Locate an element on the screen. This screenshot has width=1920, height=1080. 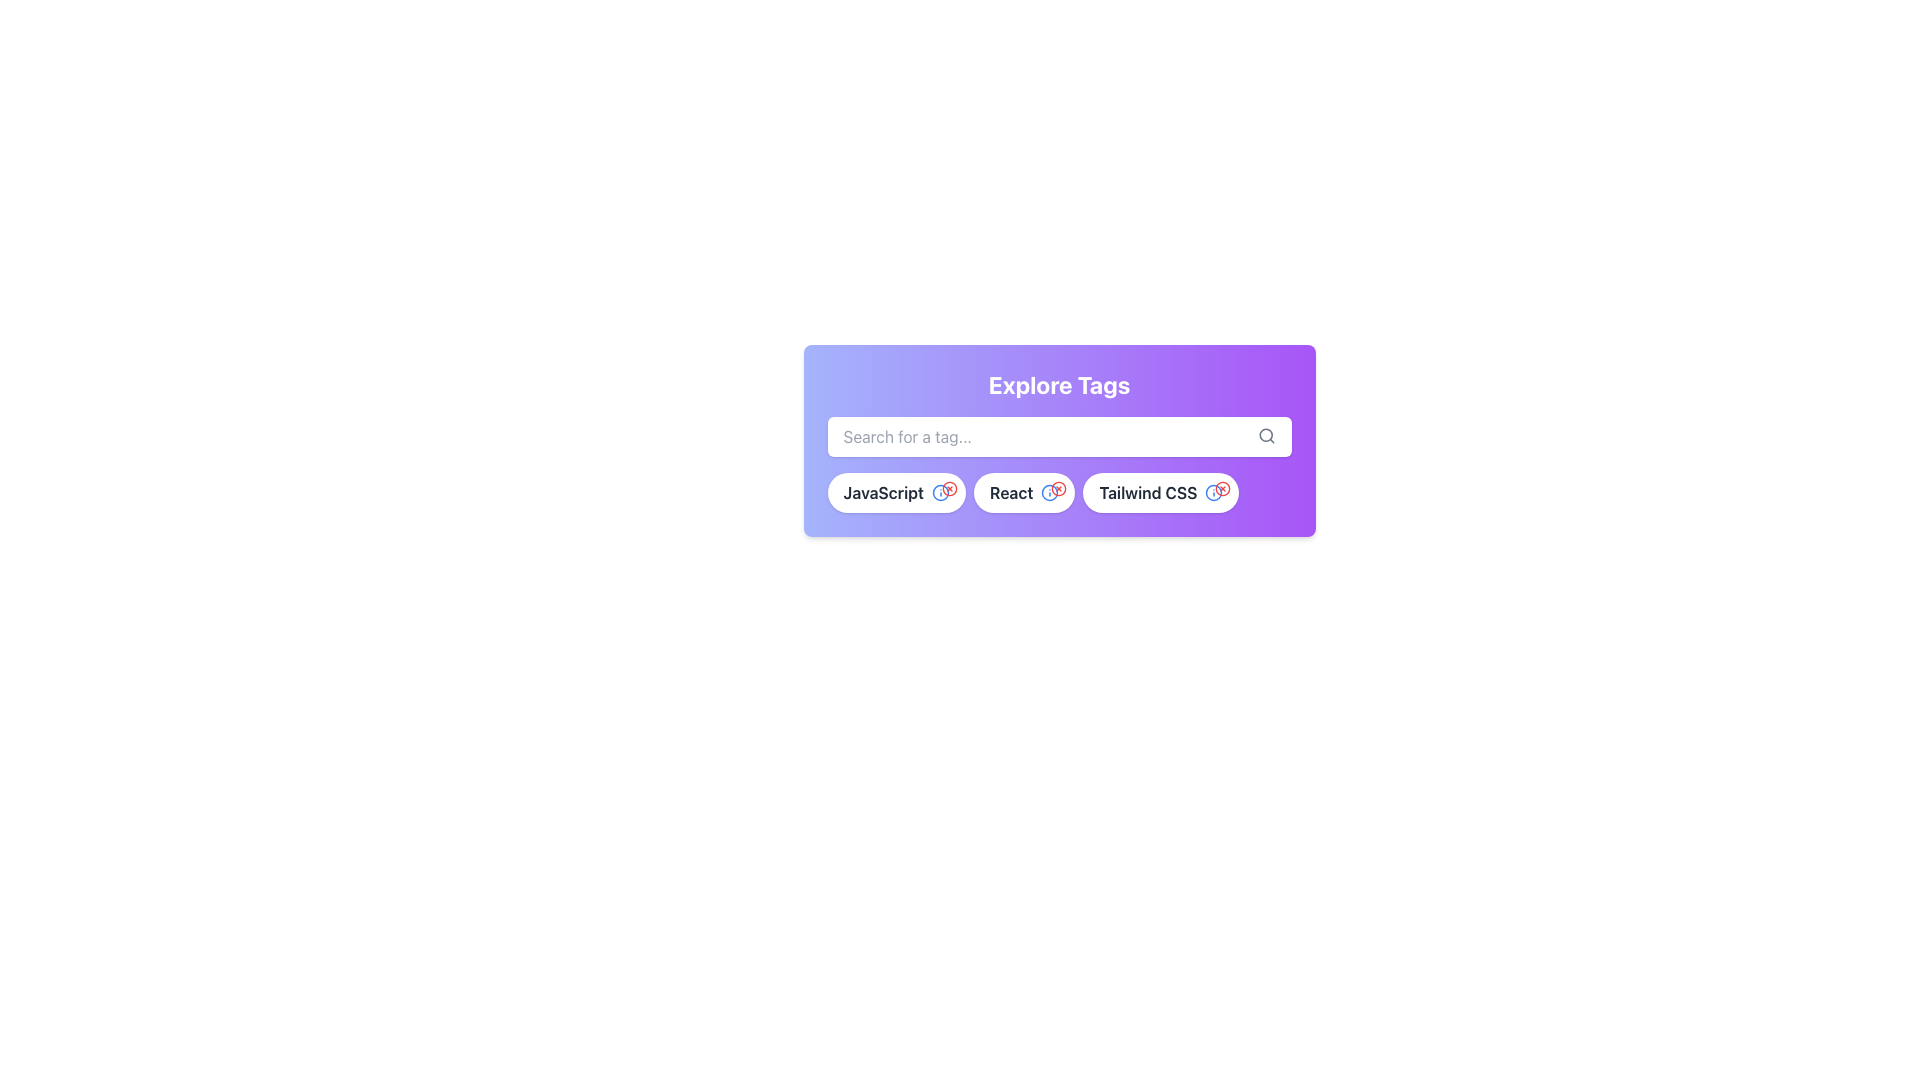
the 'React' button with a blue 'i' icon, which is the second tag in the horizontal list under 'Explore Tags' is located at coordinates (1024, 493).